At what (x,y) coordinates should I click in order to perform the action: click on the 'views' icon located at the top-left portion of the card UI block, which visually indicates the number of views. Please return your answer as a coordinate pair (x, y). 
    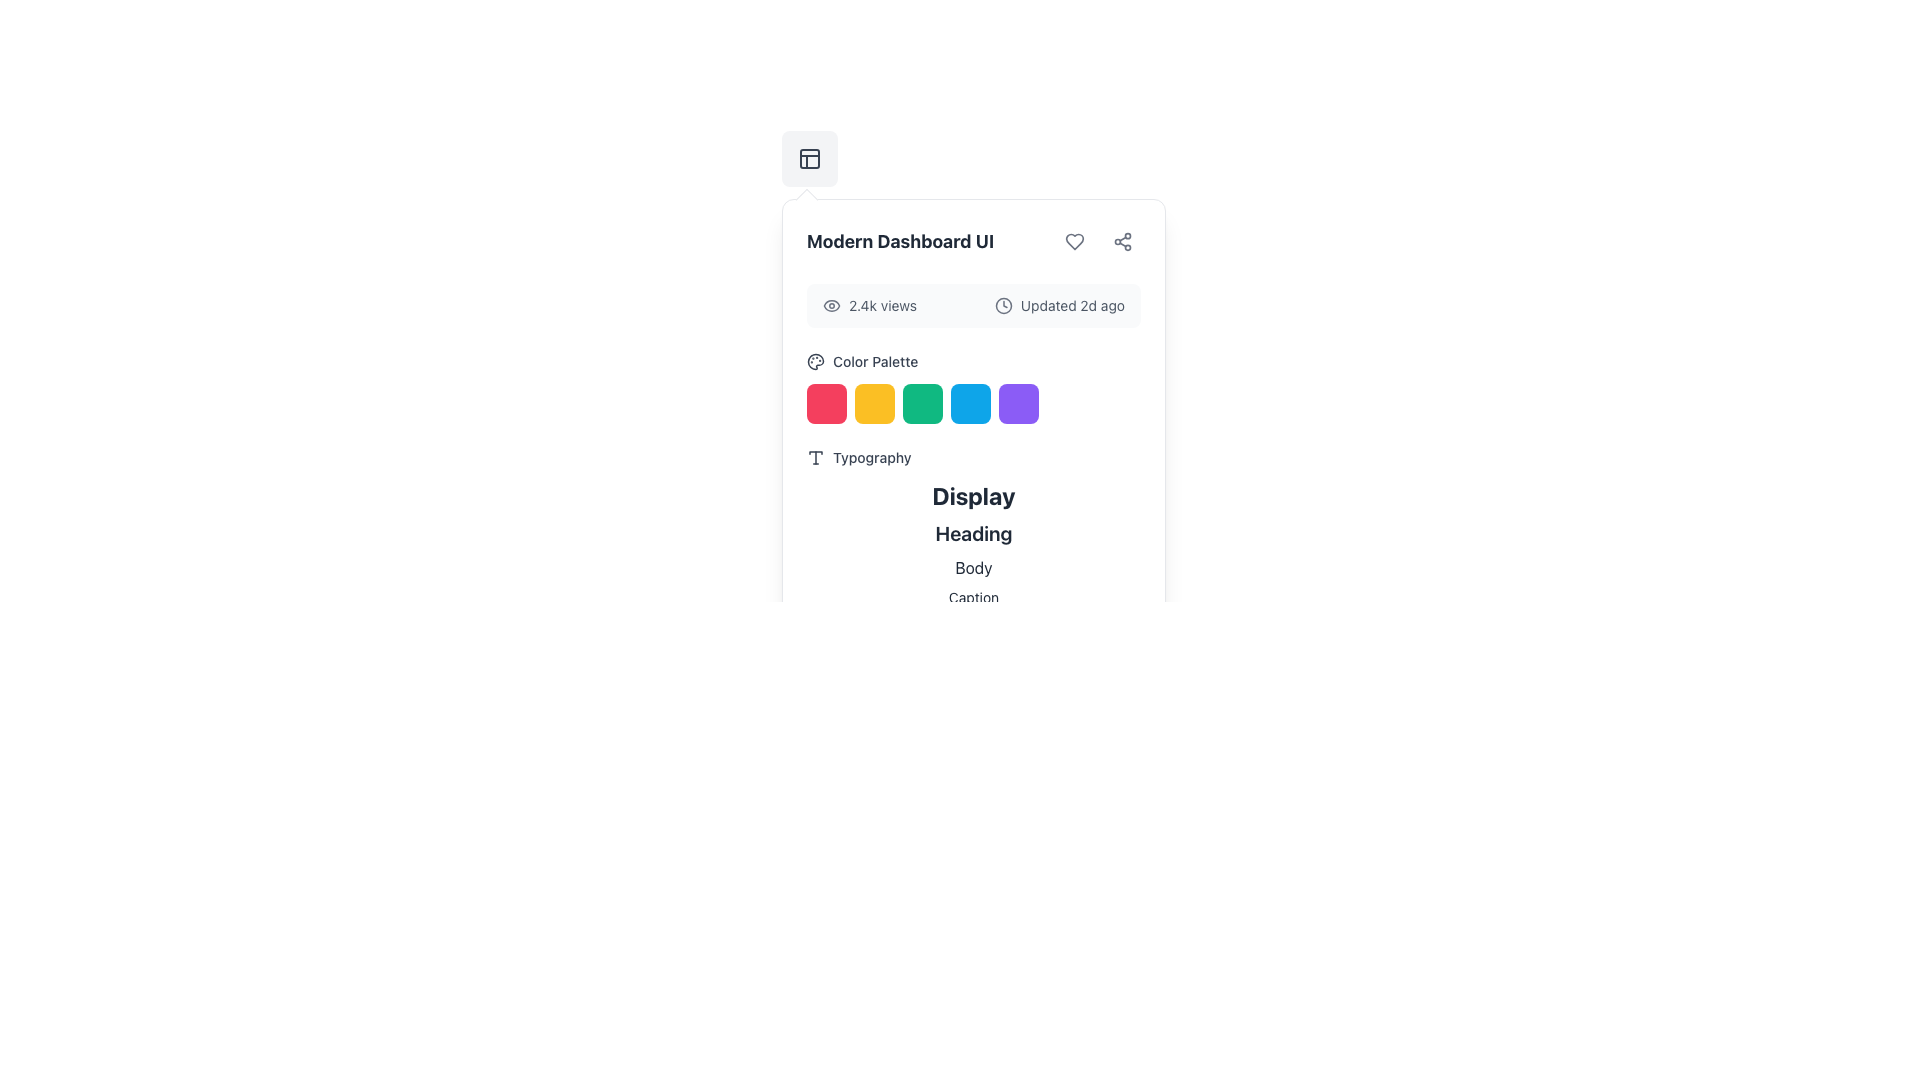
    Looking at the image, I should click on (831, 305).